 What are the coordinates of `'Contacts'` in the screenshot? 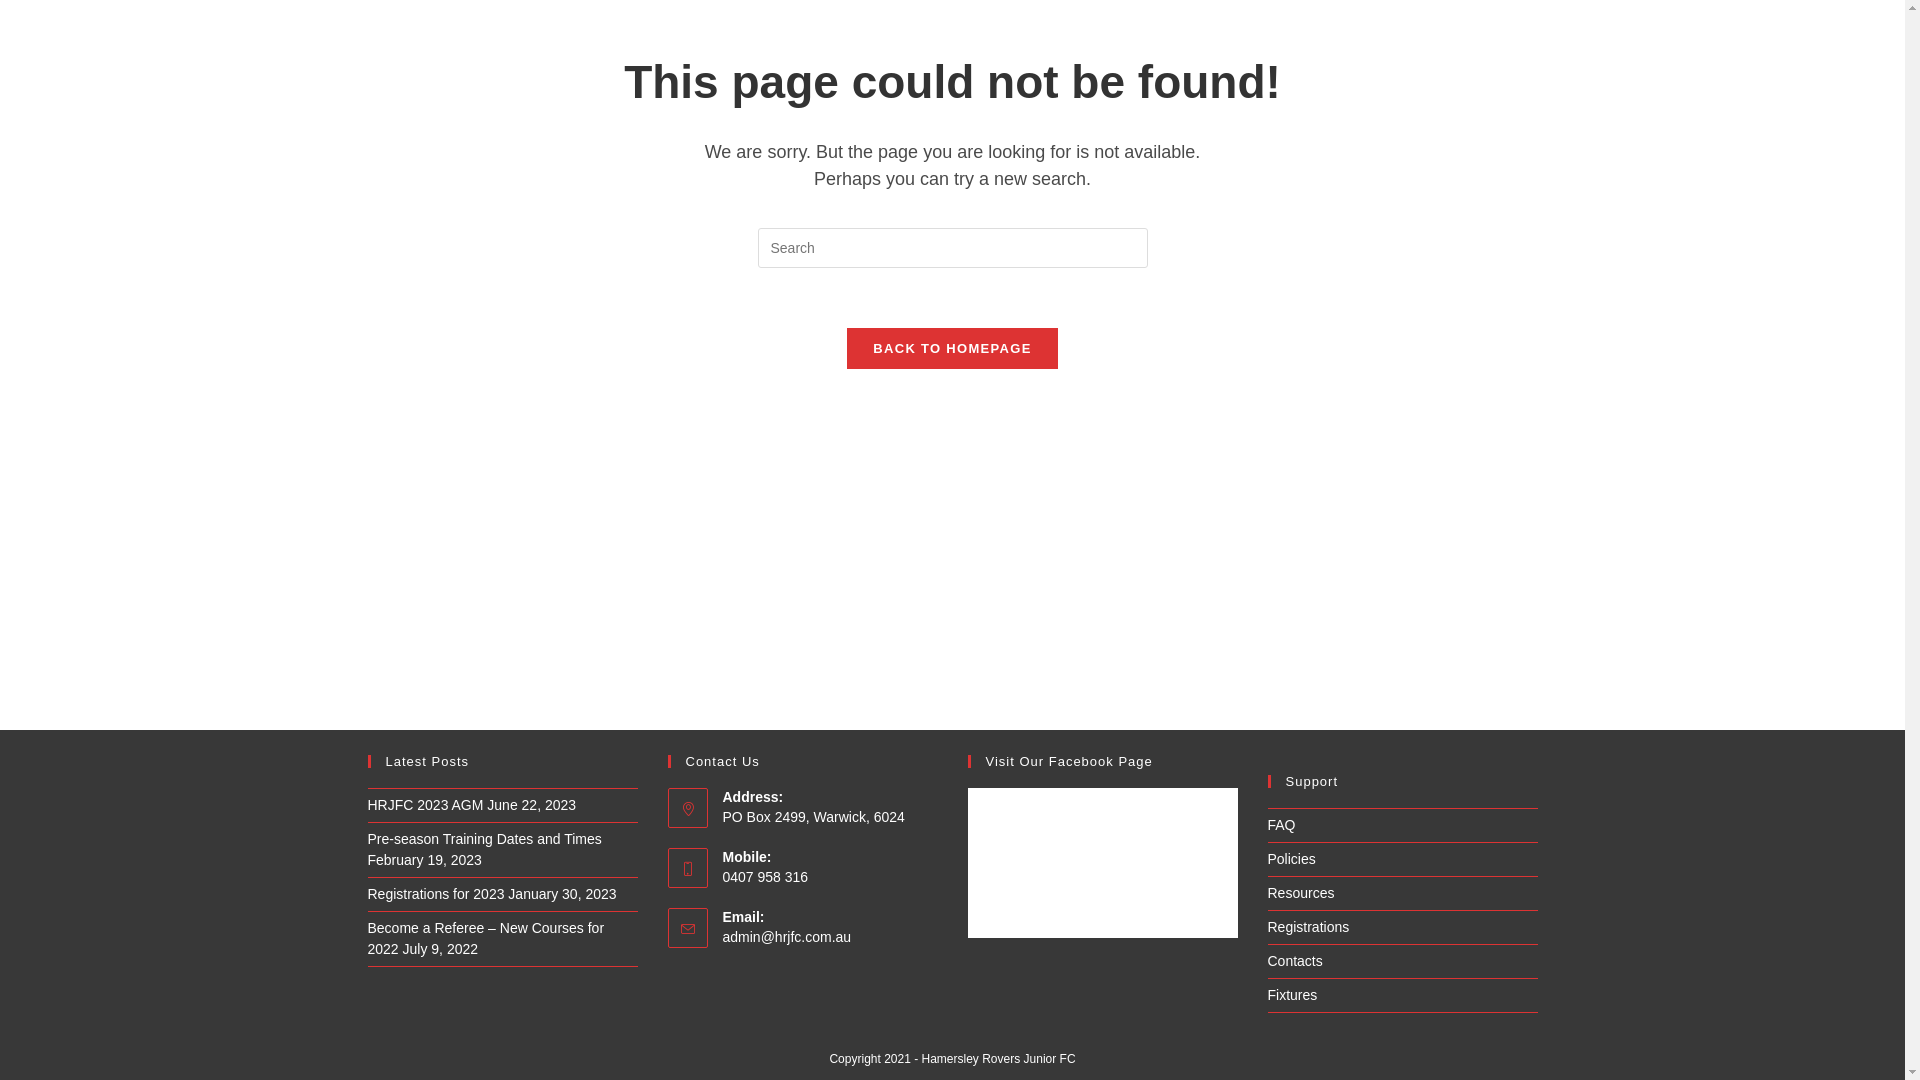 It's located at (1295, 959).